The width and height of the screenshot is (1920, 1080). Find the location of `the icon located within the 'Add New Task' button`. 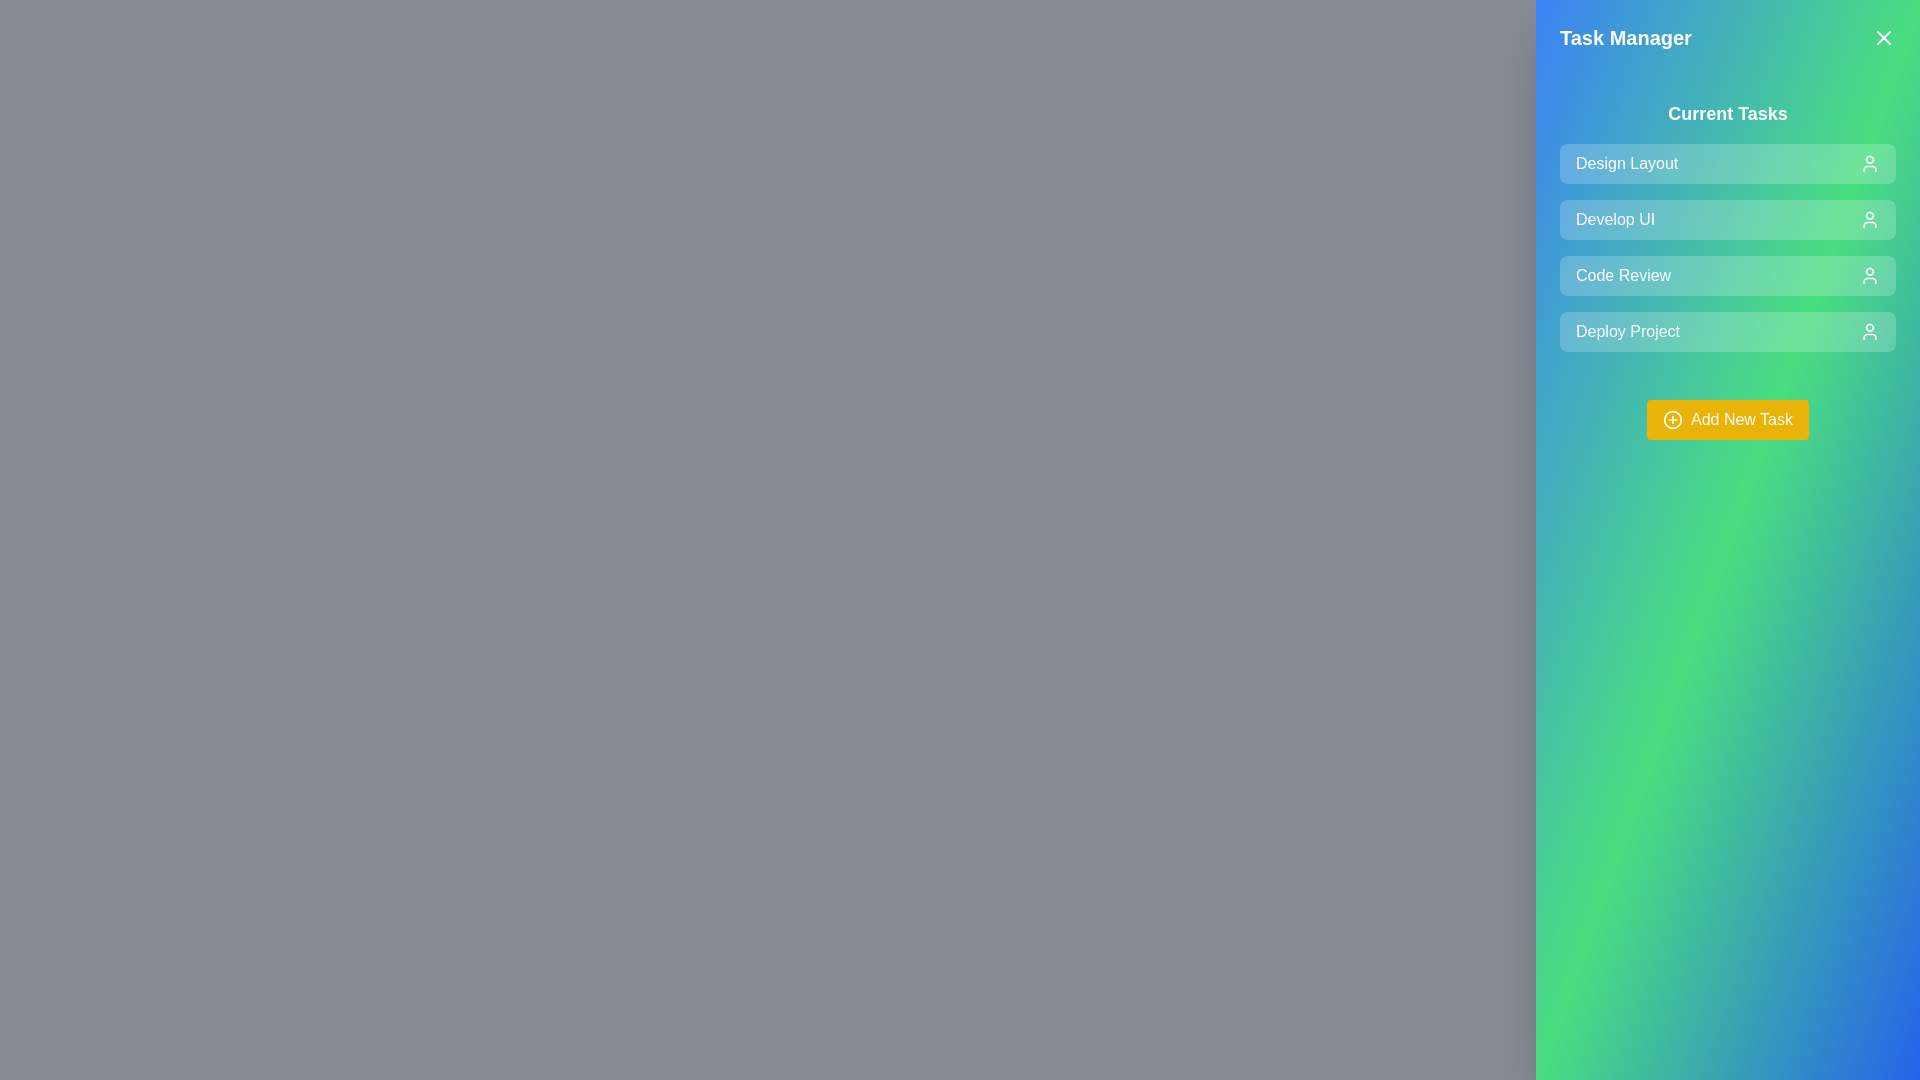

the icon located within the 'Add New Task' button is located at coordinates (1673, 419).